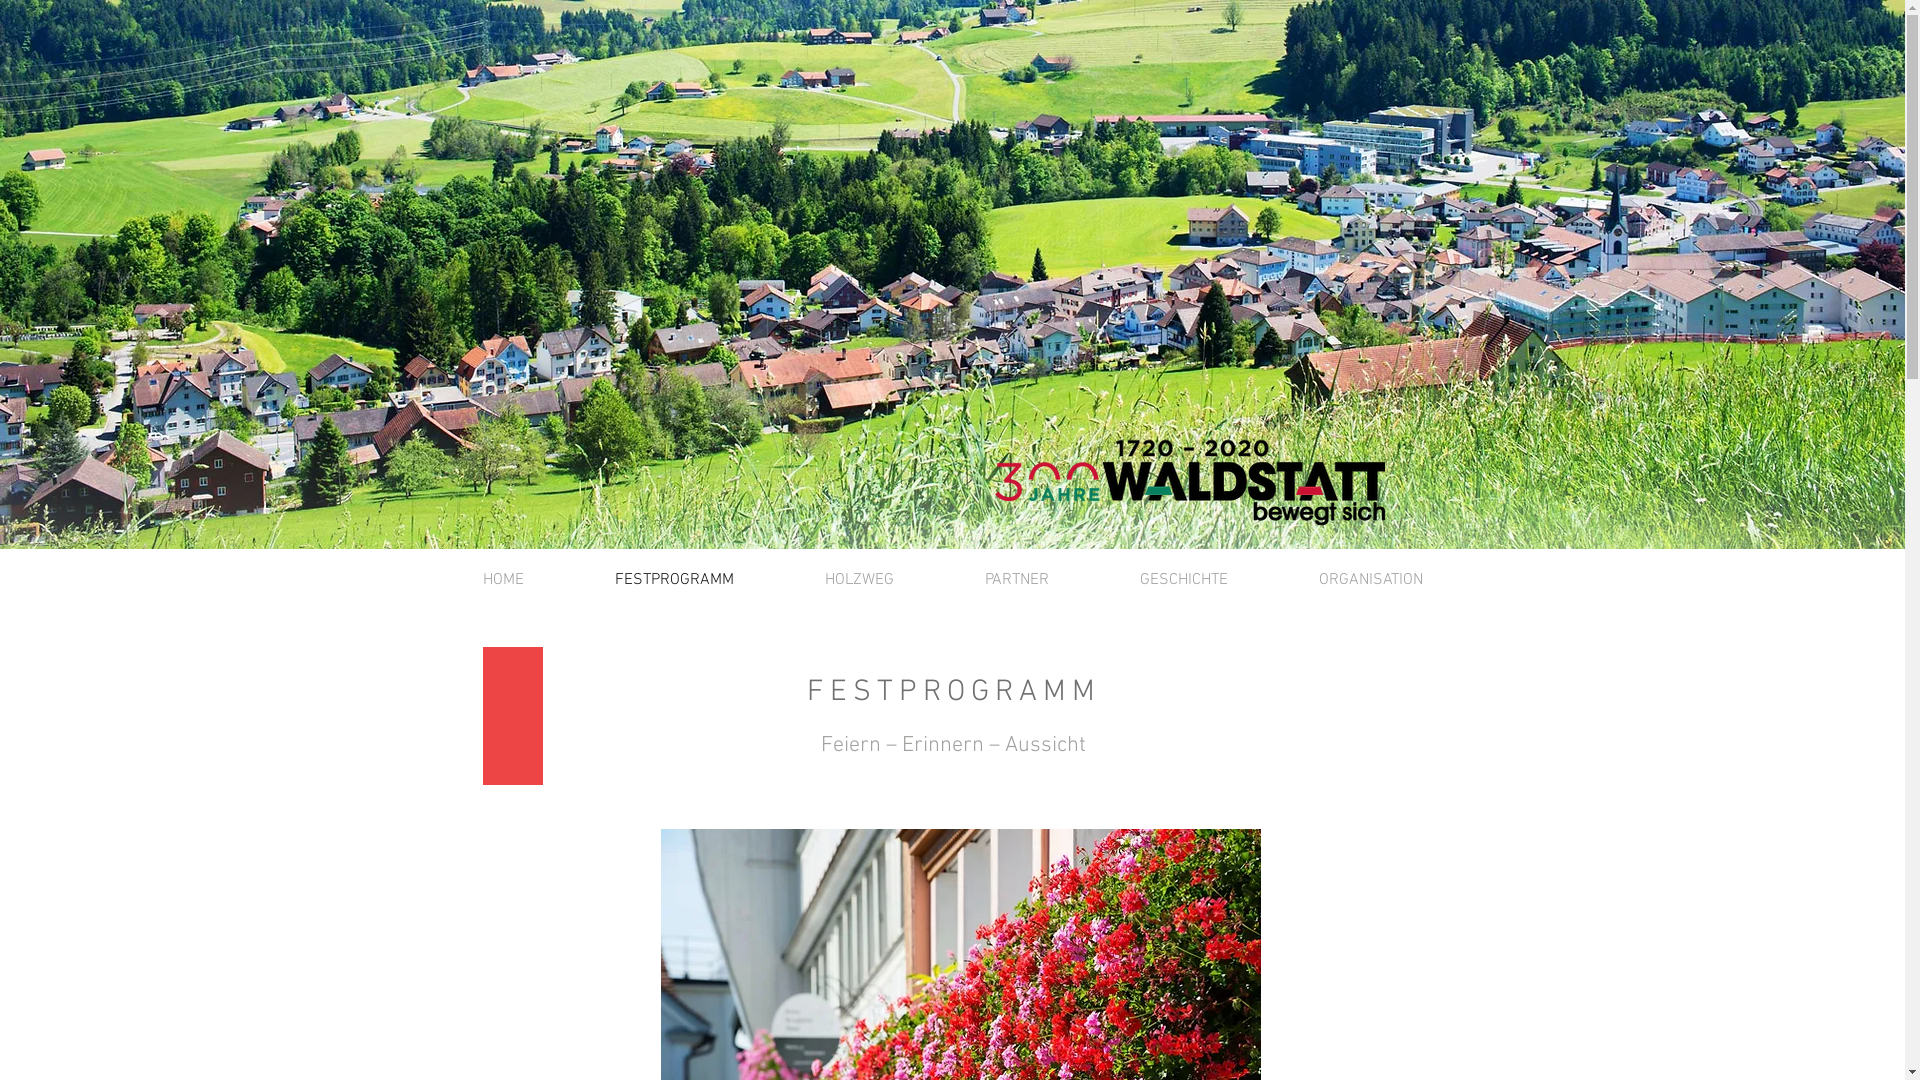  Describe the element at coordinates (502, 579) in the screenshot. I see `'HOME'` at that location.